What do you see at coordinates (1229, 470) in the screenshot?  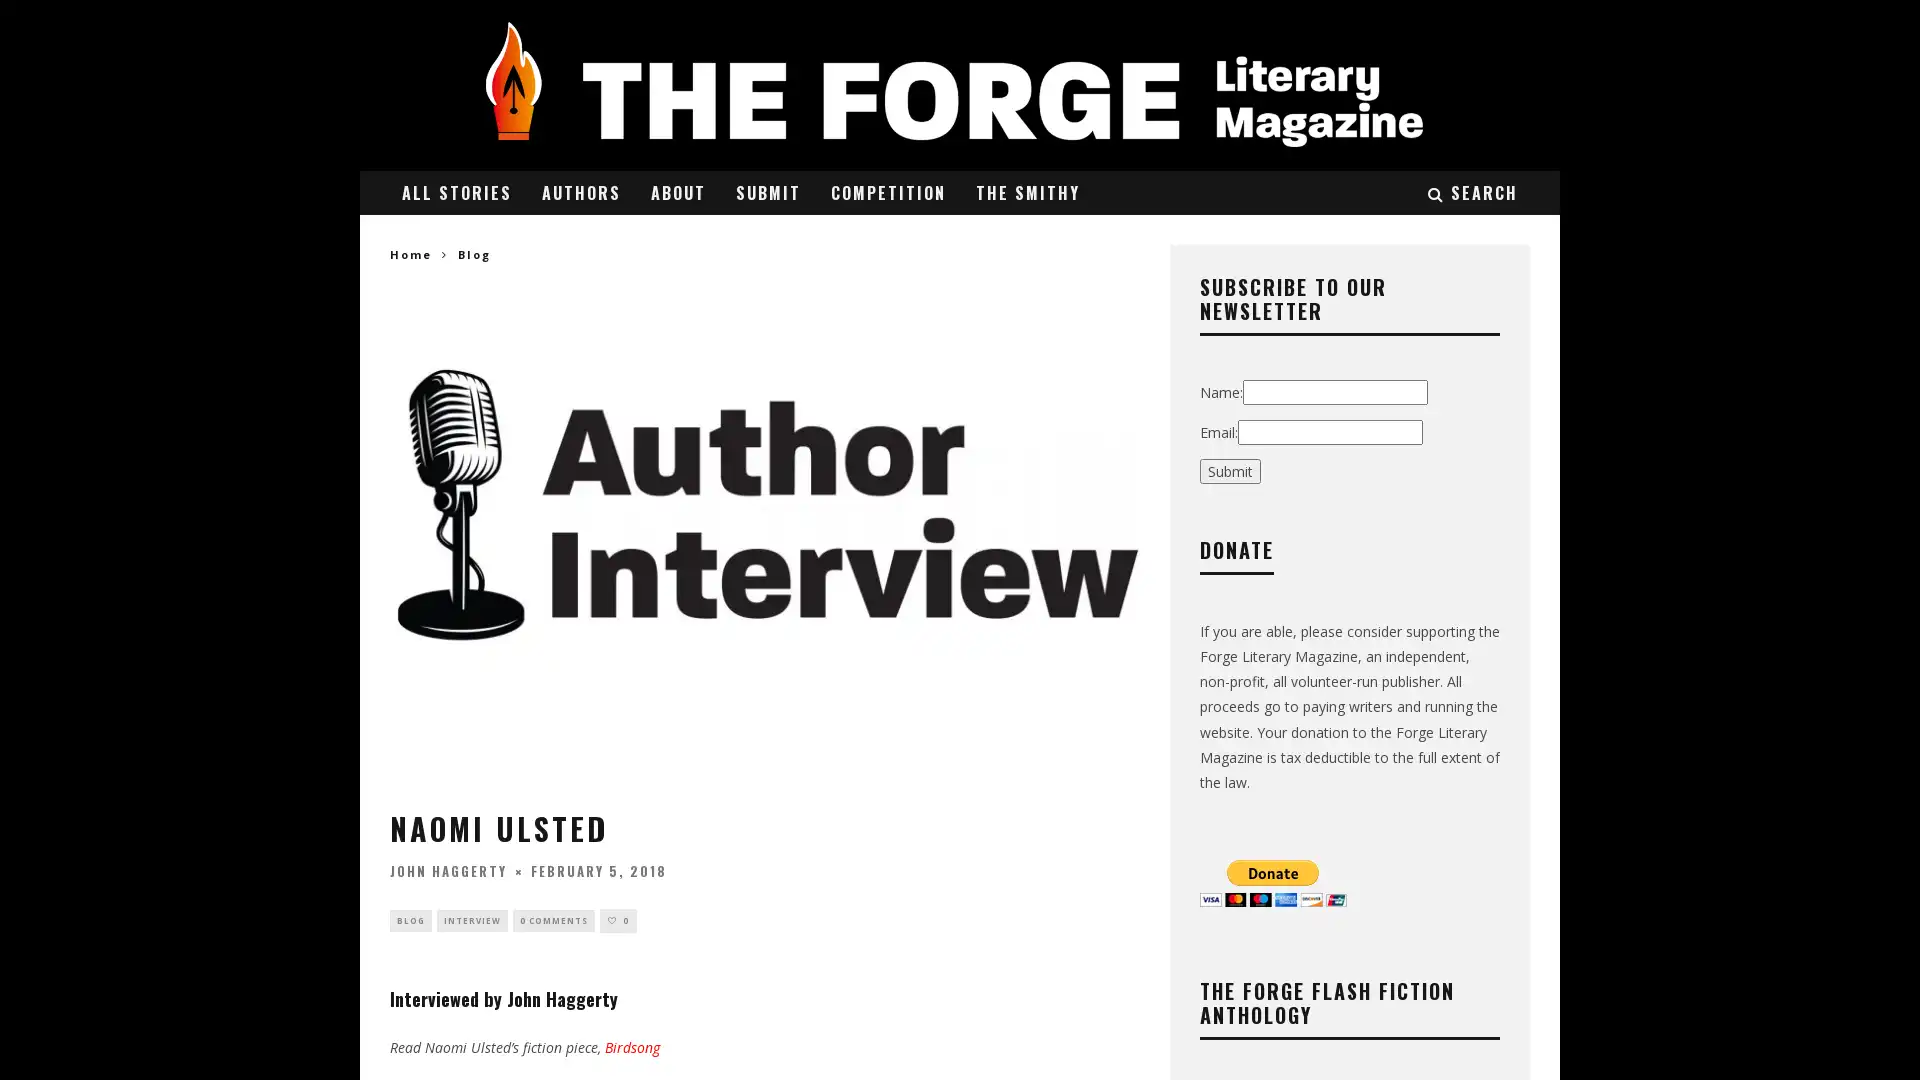 I see `Submit` at bounding box center [1229, 470].